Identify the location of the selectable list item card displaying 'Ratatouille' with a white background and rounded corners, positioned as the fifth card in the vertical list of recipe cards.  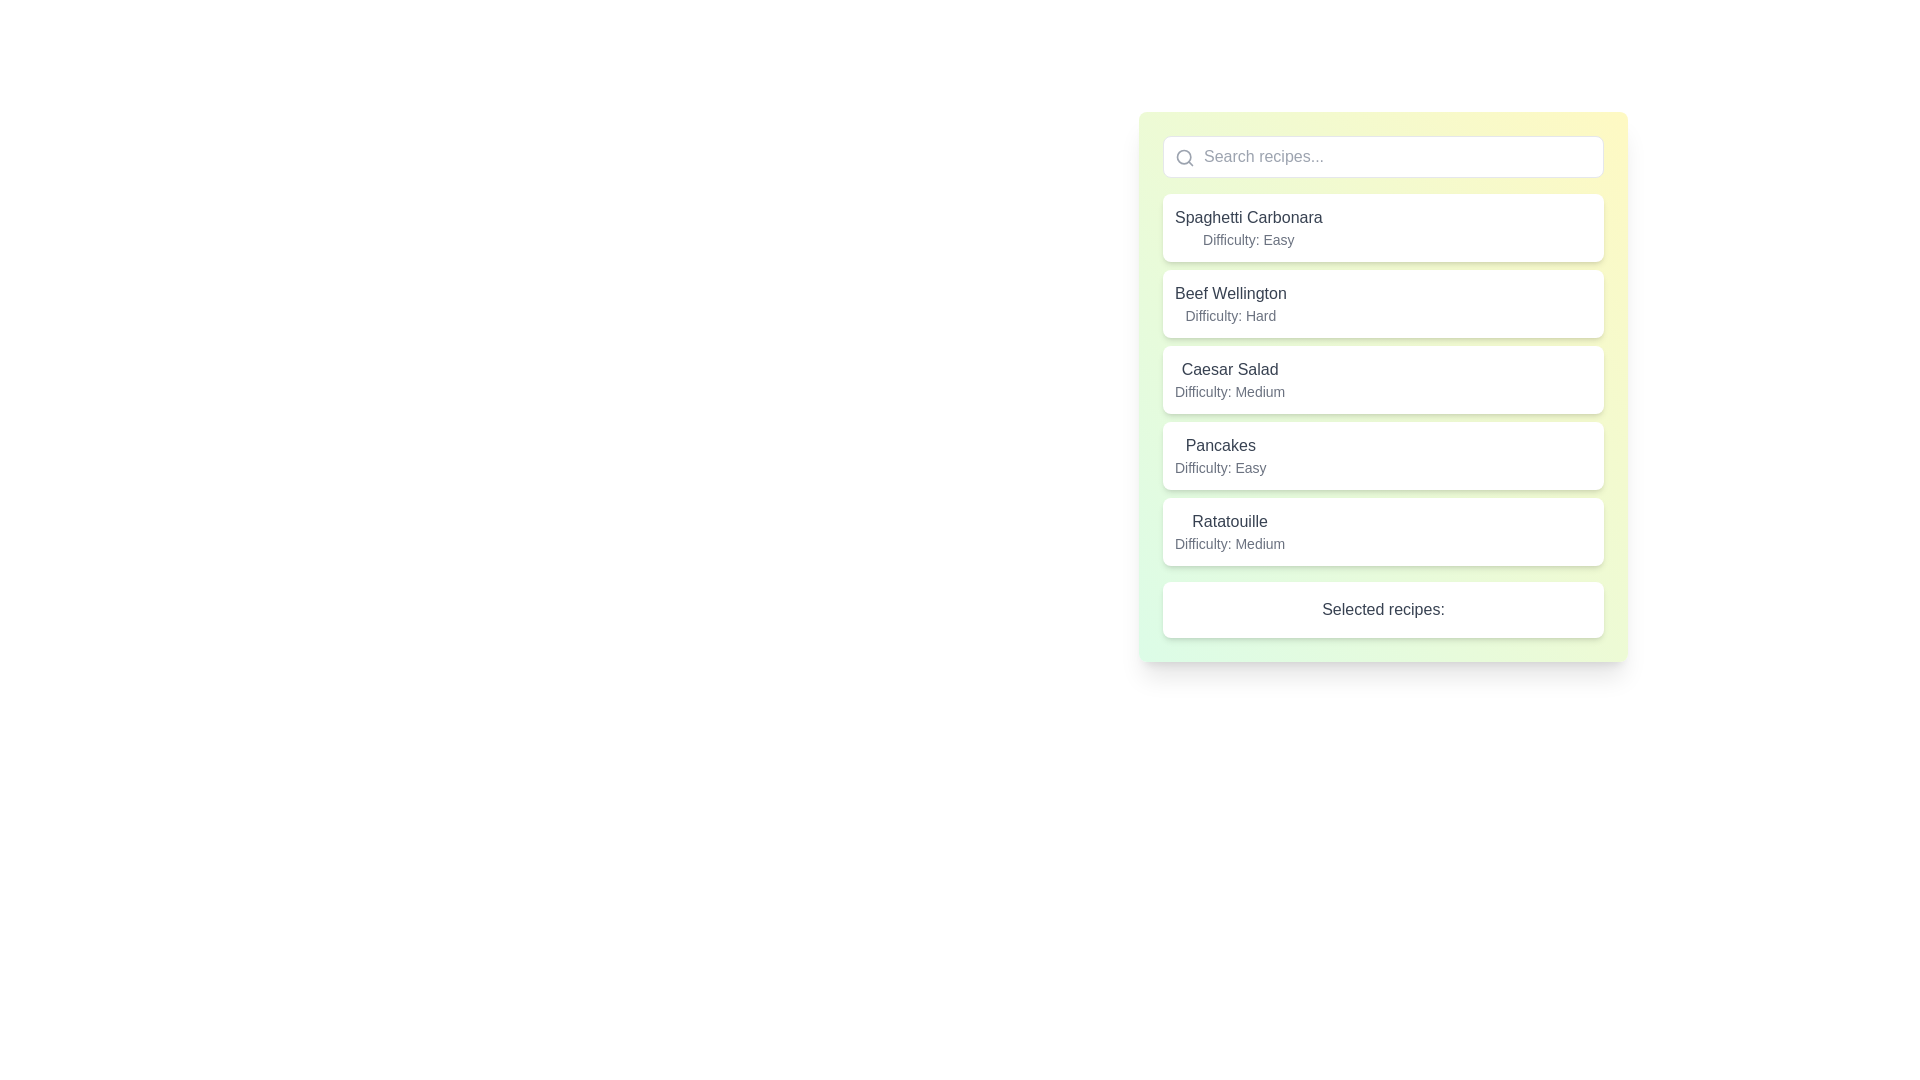
(1382, 531).